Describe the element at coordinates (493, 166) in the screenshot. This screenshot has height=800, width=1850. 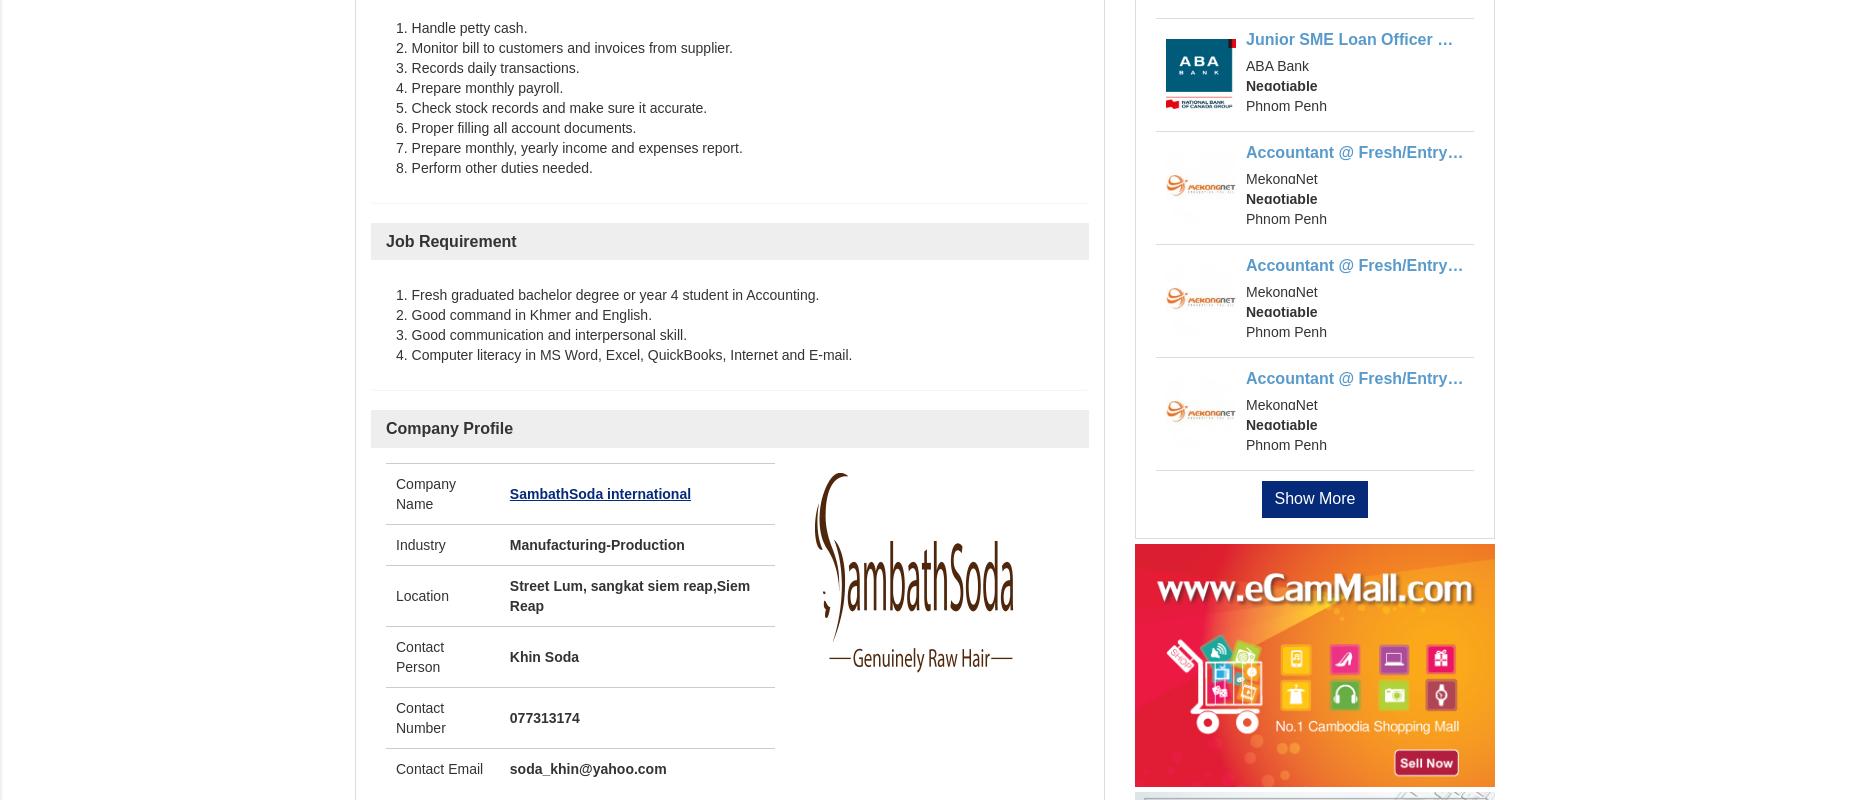
I see `'8. Perform other duties needed.'` at that location.